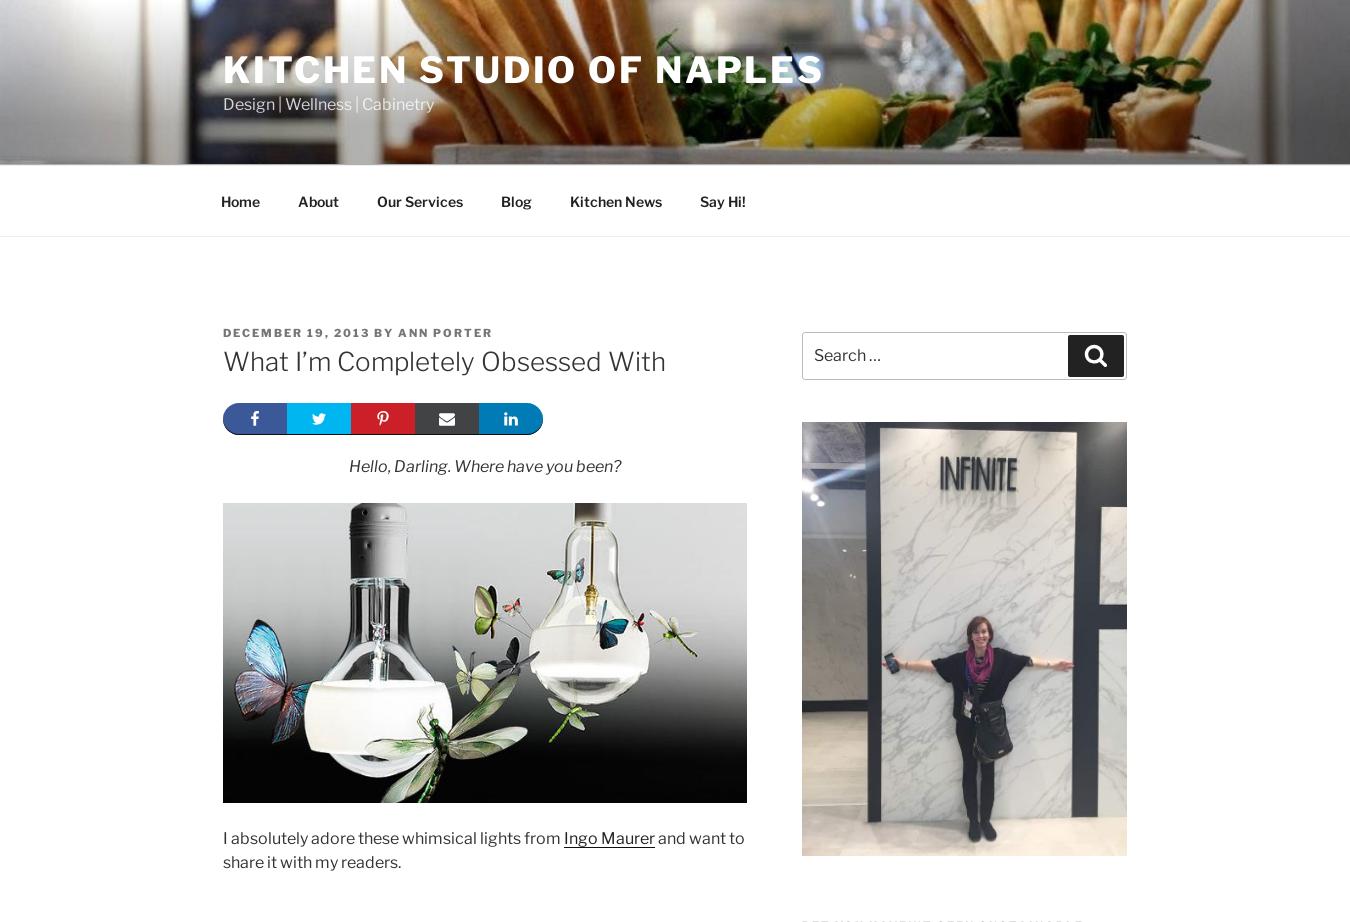  What do you see at coordinates (316, 200) in the screenshot?
I see `'About'` at bounding box center [316, 200].